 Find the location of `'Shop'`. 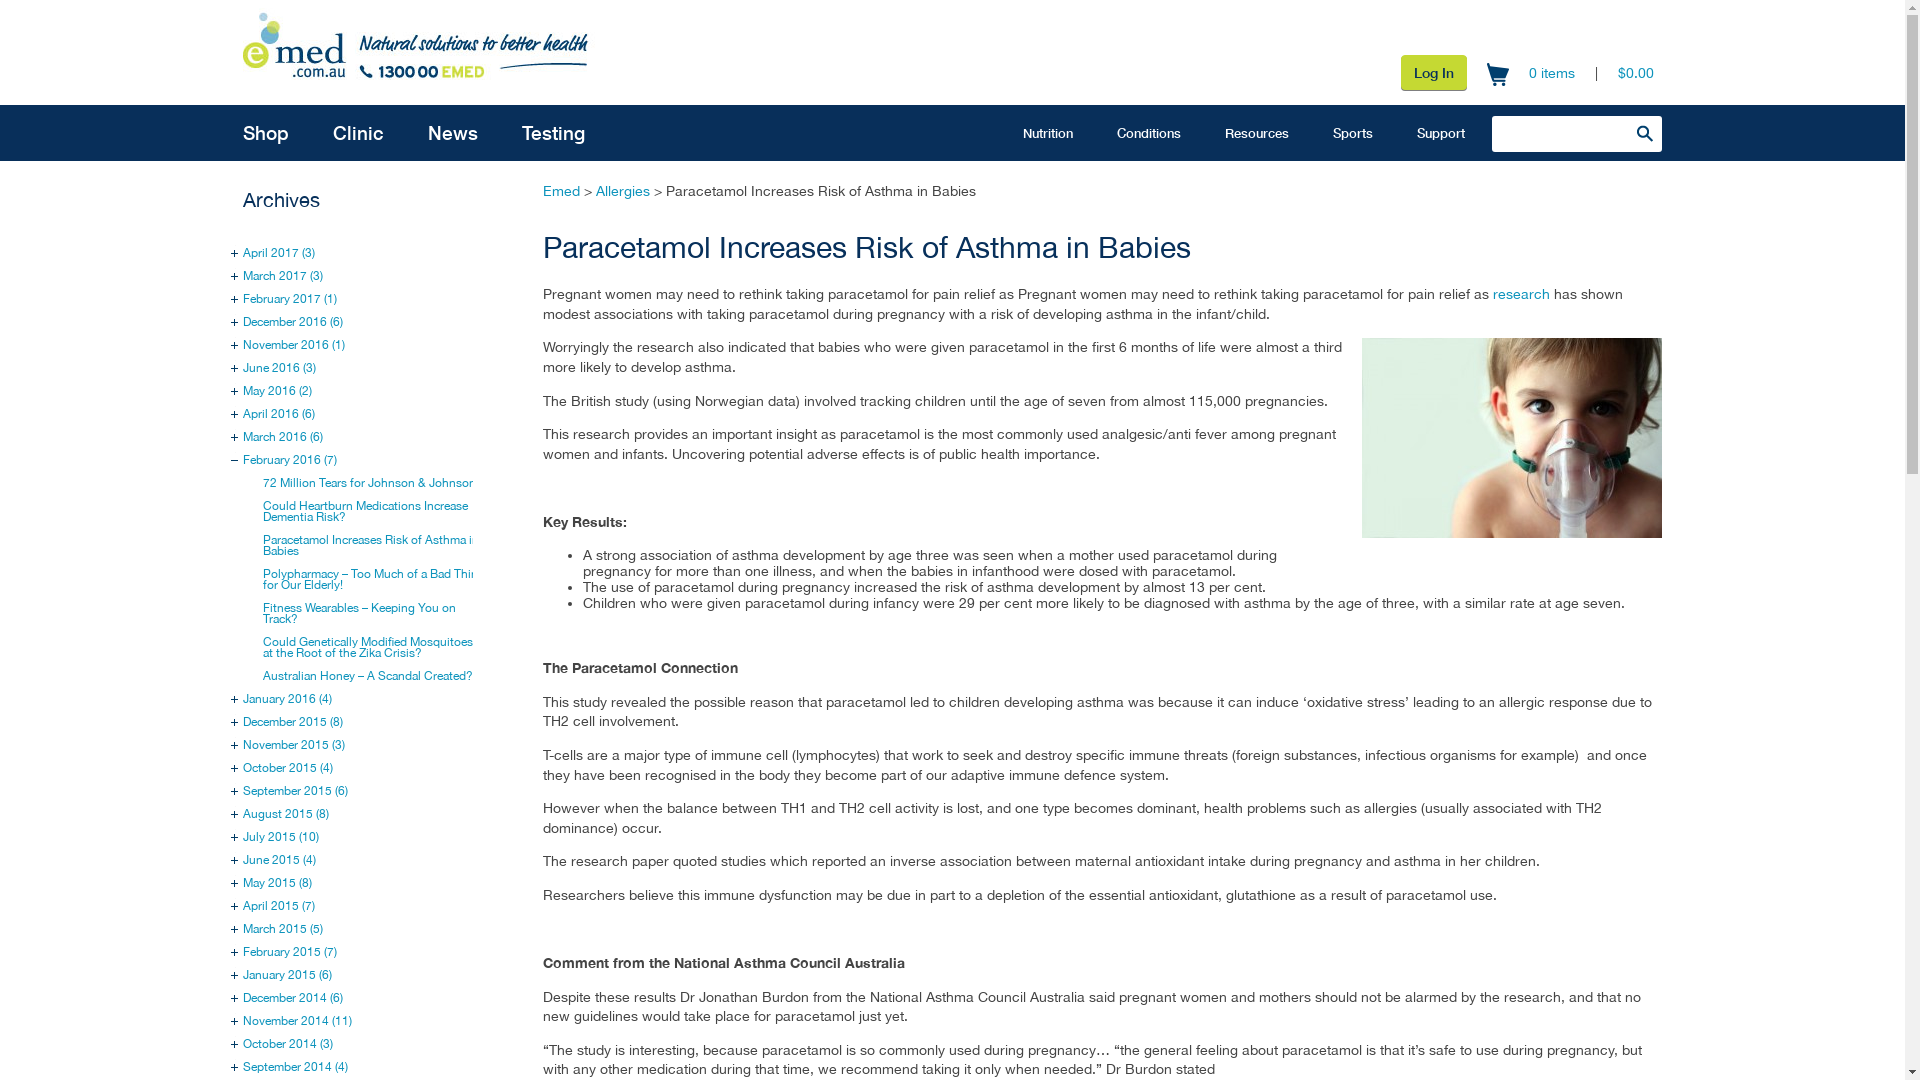

'Shop' is located at coordinates (264, 132).